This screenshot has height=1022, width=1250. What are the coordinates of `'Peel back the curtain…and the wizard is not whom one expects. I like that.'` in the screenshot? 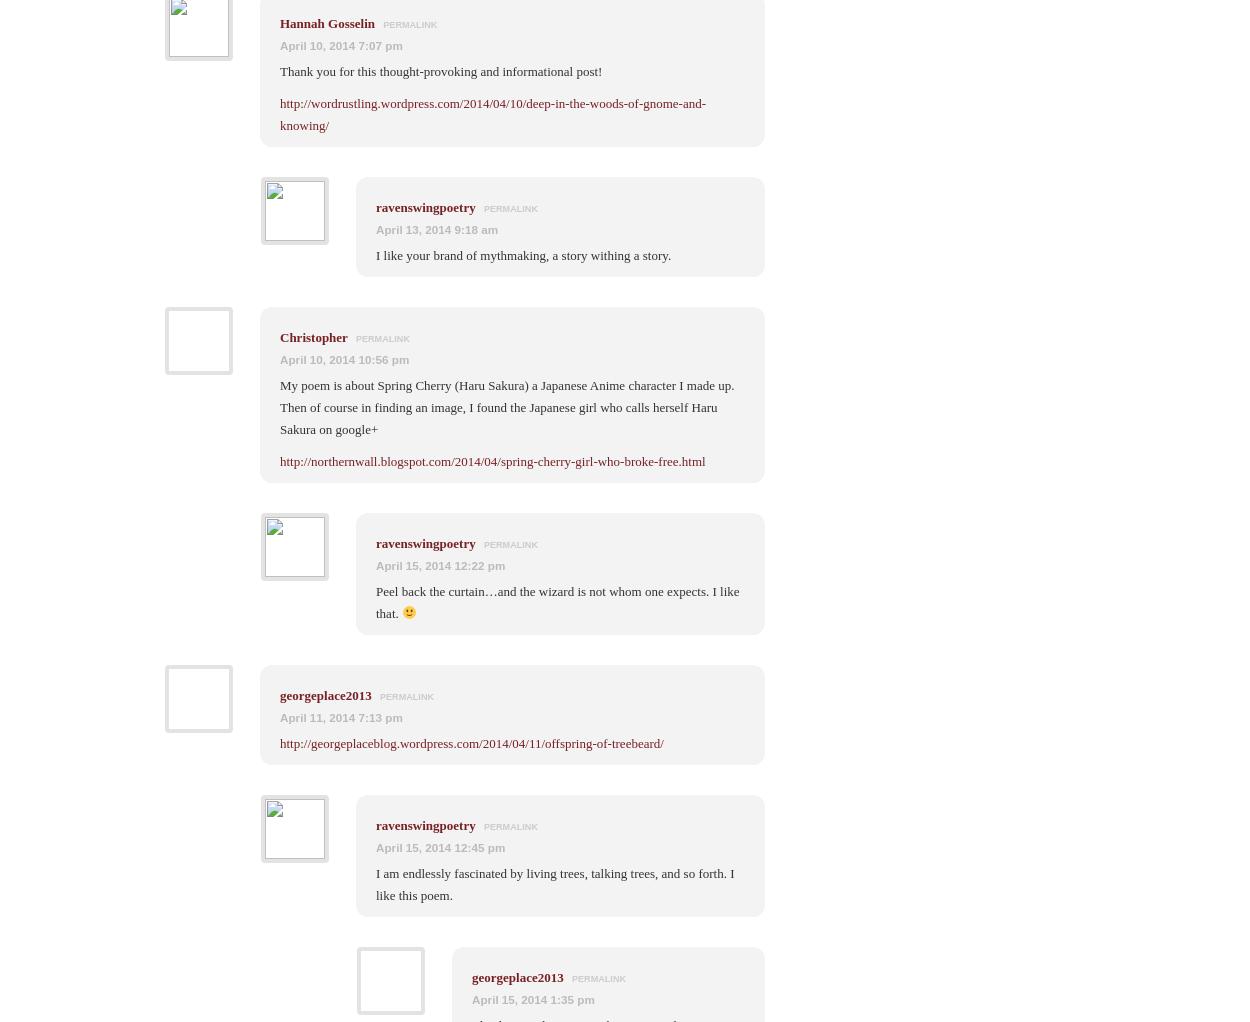 It's located at (557, 600).